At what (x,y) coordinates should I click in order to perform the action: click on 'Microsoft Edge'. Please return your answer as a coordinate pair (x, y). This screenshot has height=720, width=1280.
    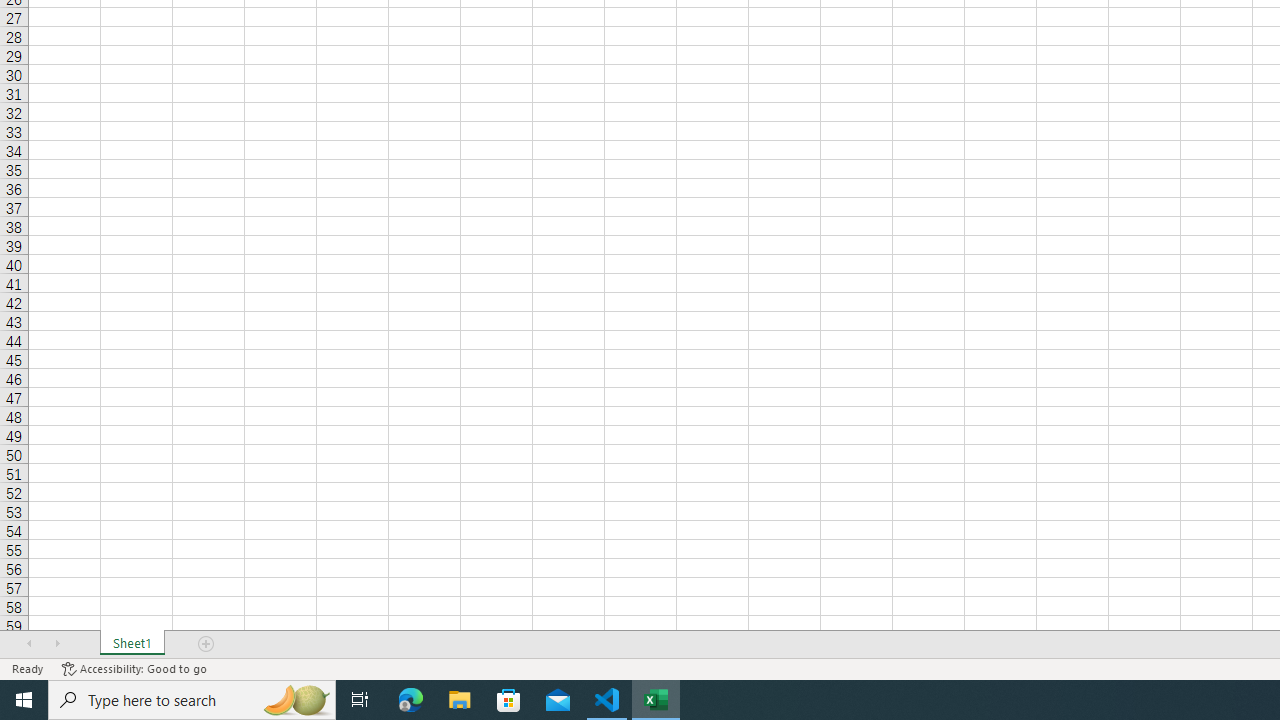
    Looking at the image, I should click on (410, 698).